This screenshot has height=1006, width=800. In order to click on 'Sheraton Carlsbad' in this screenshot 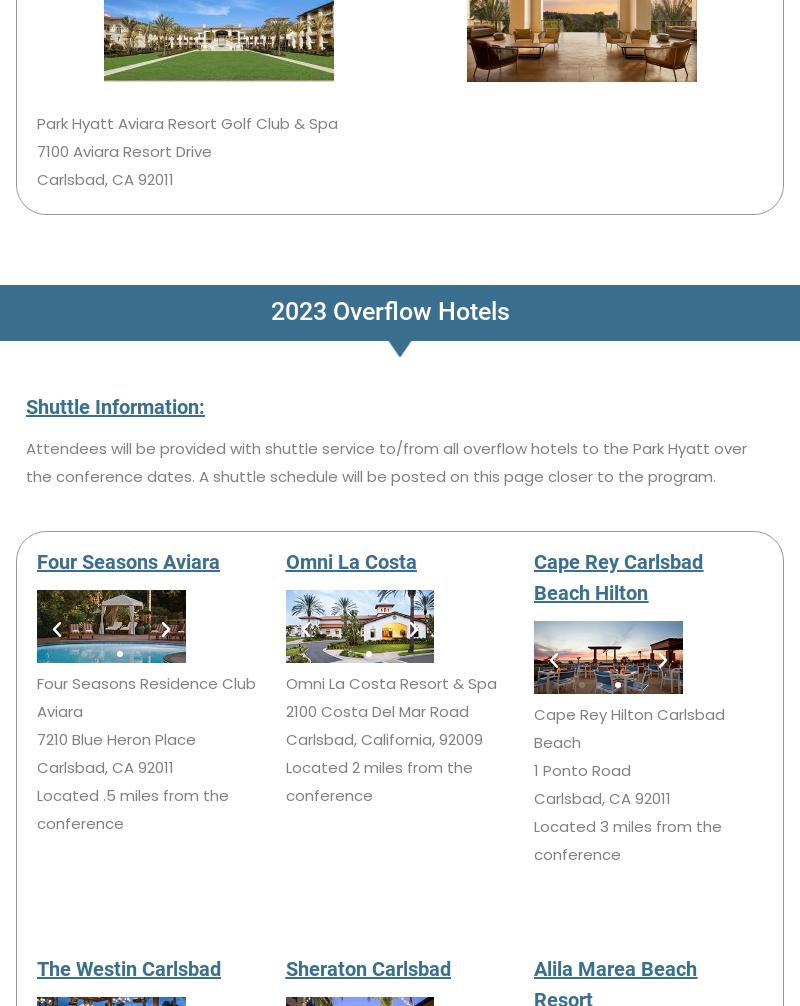, I will do `click(367, 967)`.